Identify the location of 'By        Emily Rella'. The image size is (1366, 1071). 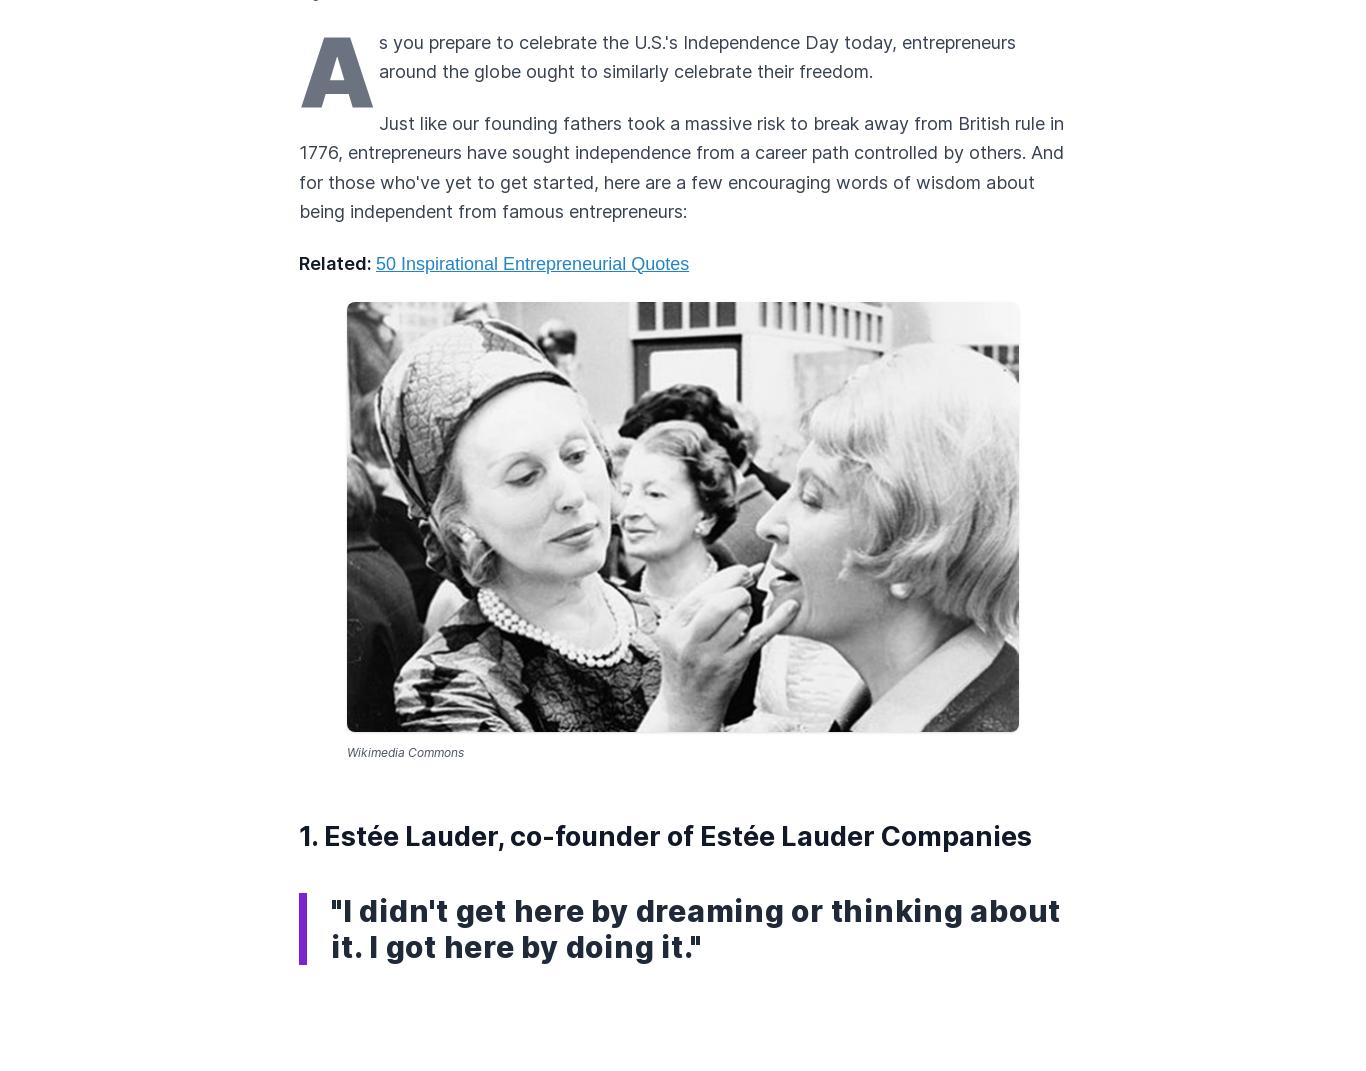
(403, 703).